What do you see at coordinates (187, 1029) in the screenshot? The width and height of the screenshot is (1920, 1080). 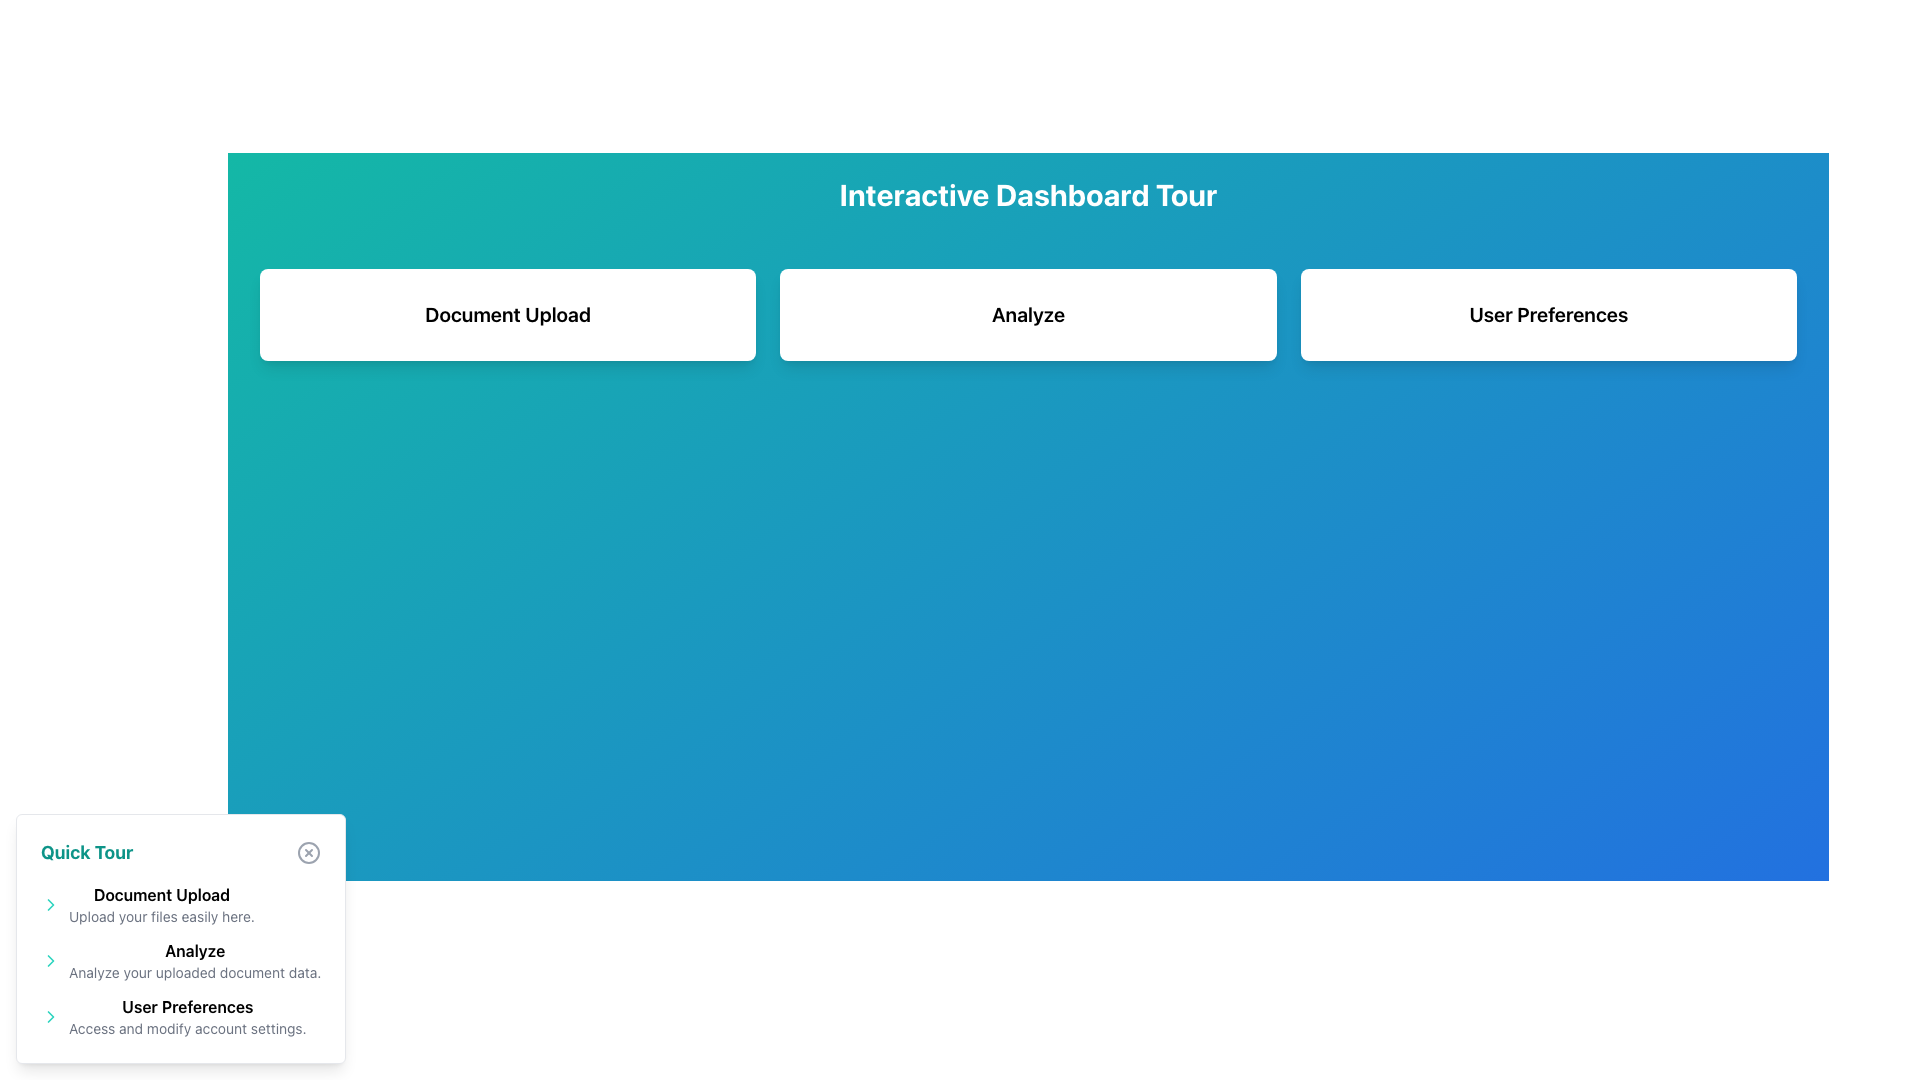 I see `static text label located beneath the 'User Preferences' heading in the bottom-left corner of the interface` at bounding box center [187, 1029].